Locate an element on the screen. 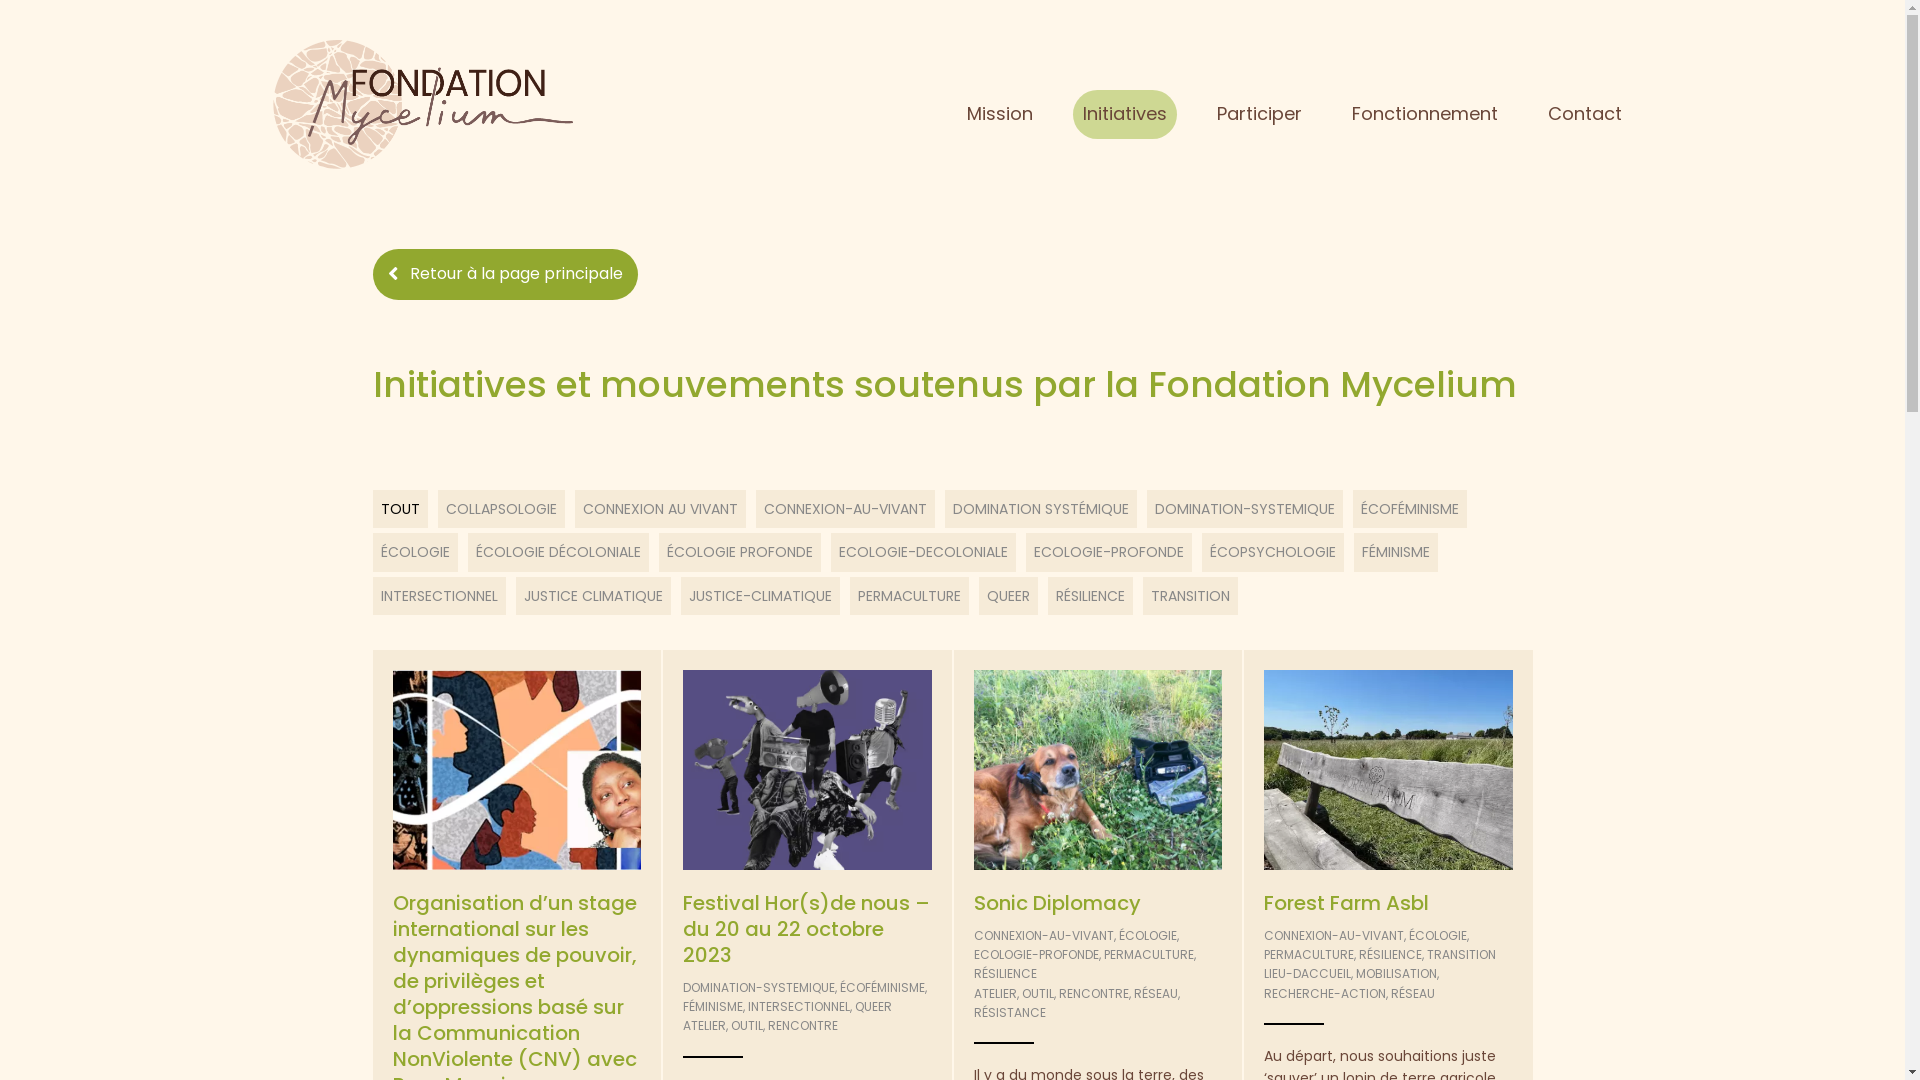 The width and height of the screenshot is (1920, 1080). 'ECOLOGIE-PROFONDE' is located at coordinates (1036, 953).